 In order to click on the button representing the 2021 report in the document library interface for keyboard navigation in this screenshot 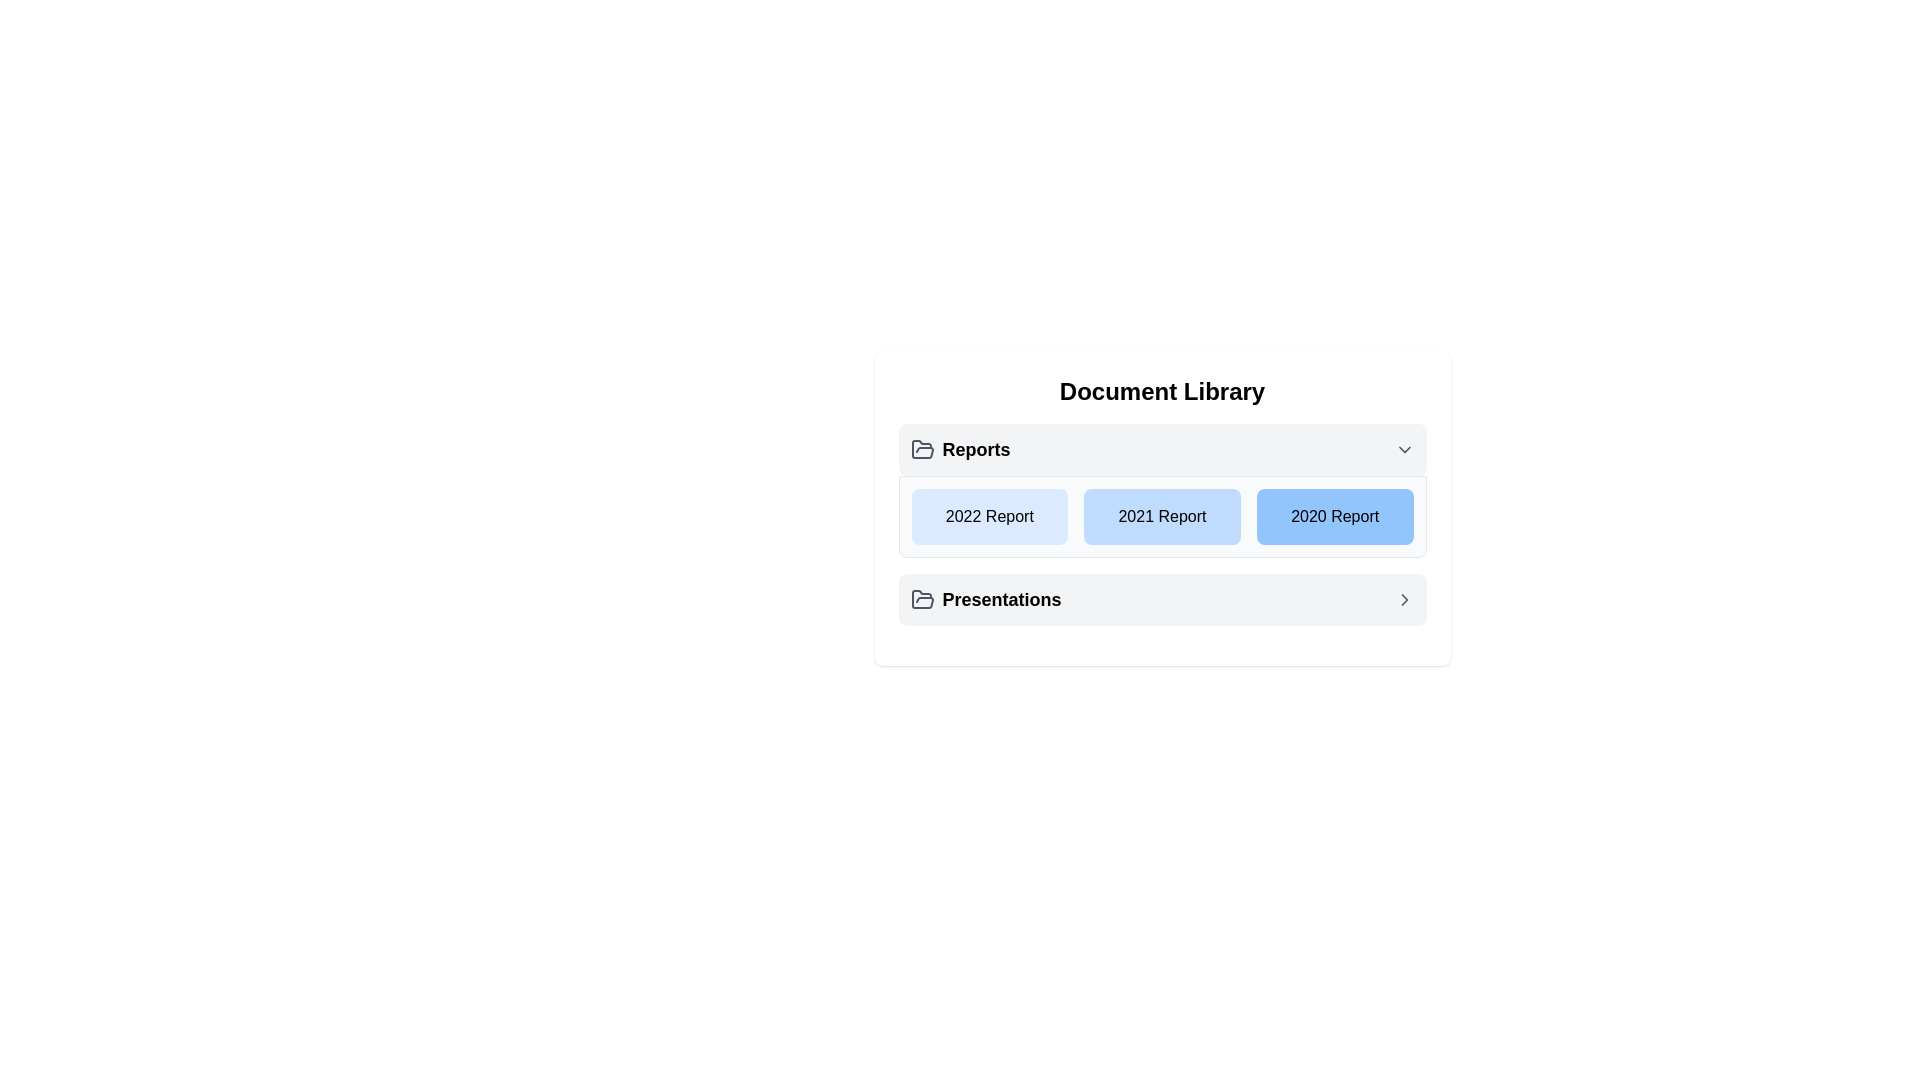, I will do `click(1162, 515)`.